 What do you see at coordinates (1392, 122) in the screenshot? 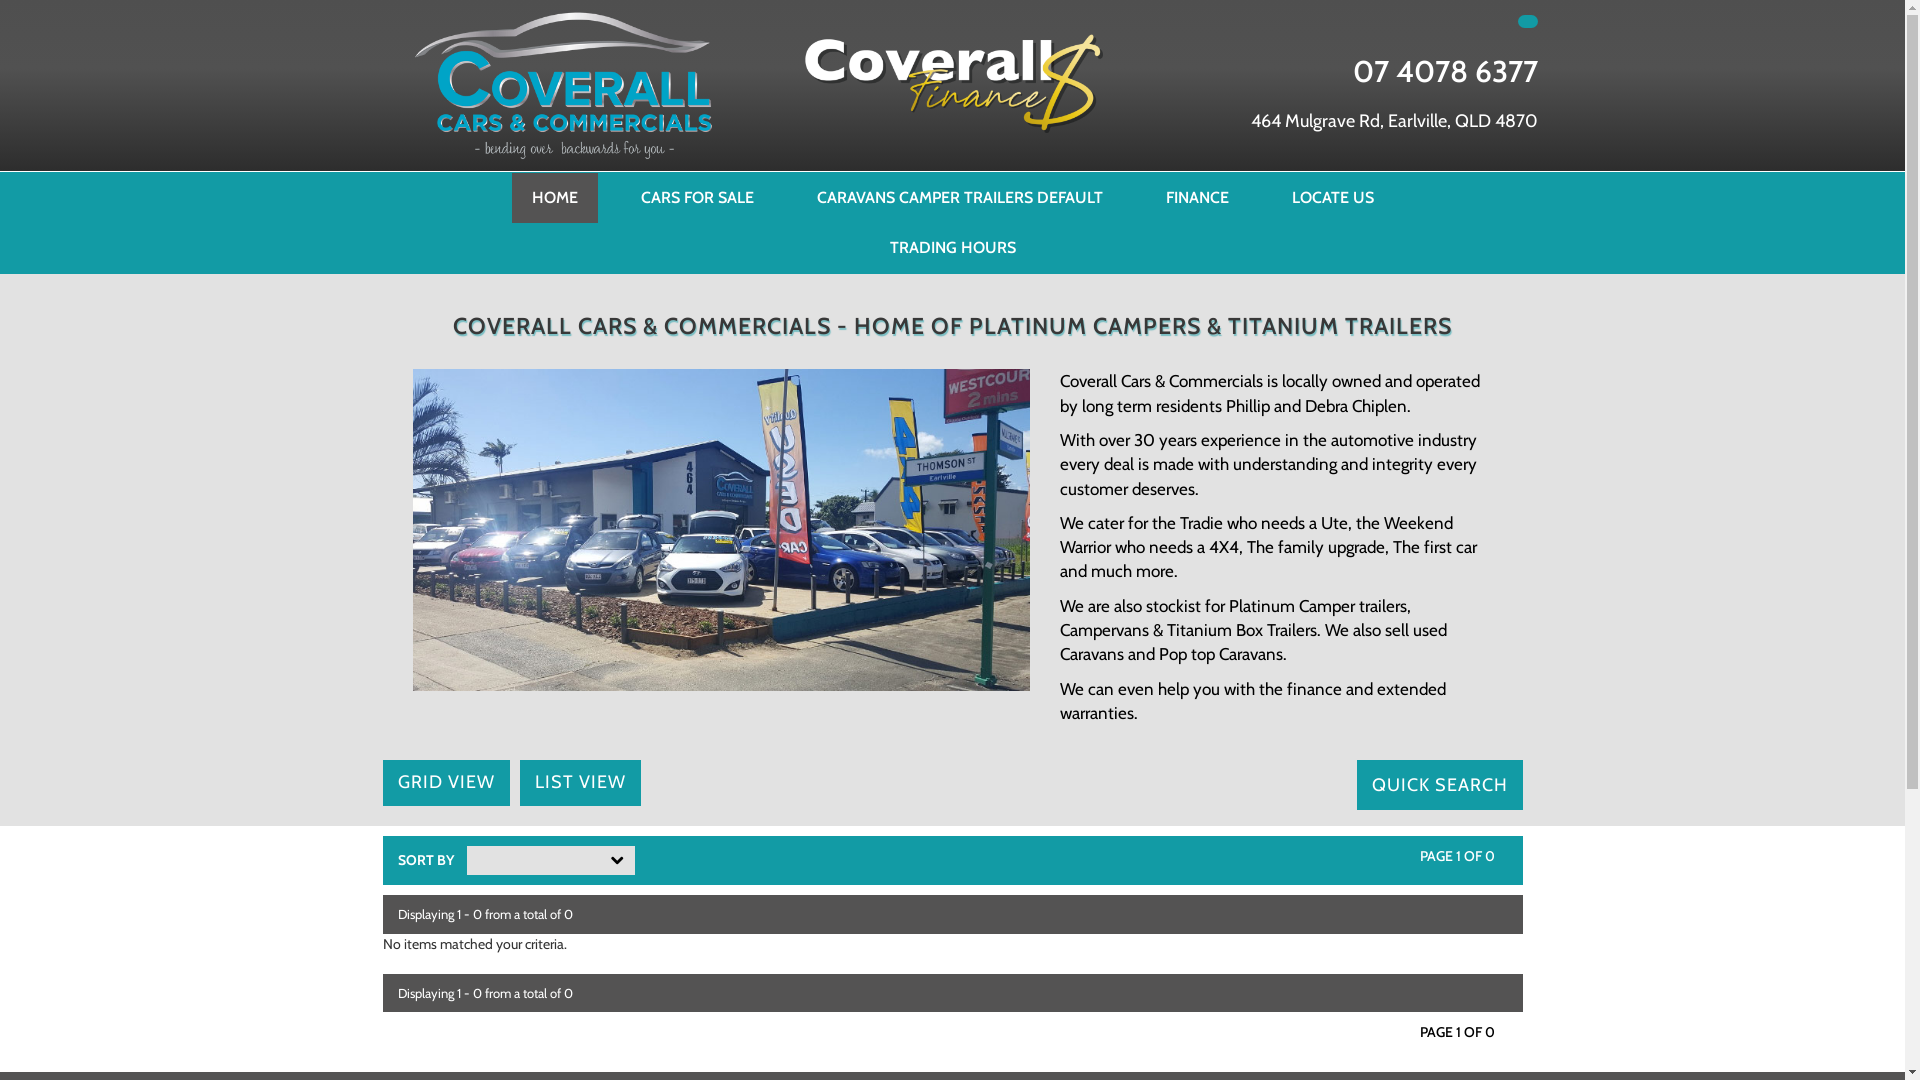
I see `'464 Mulgrave Rd, Earlville, QLD 4870'` at bounding box center [1392, 122].